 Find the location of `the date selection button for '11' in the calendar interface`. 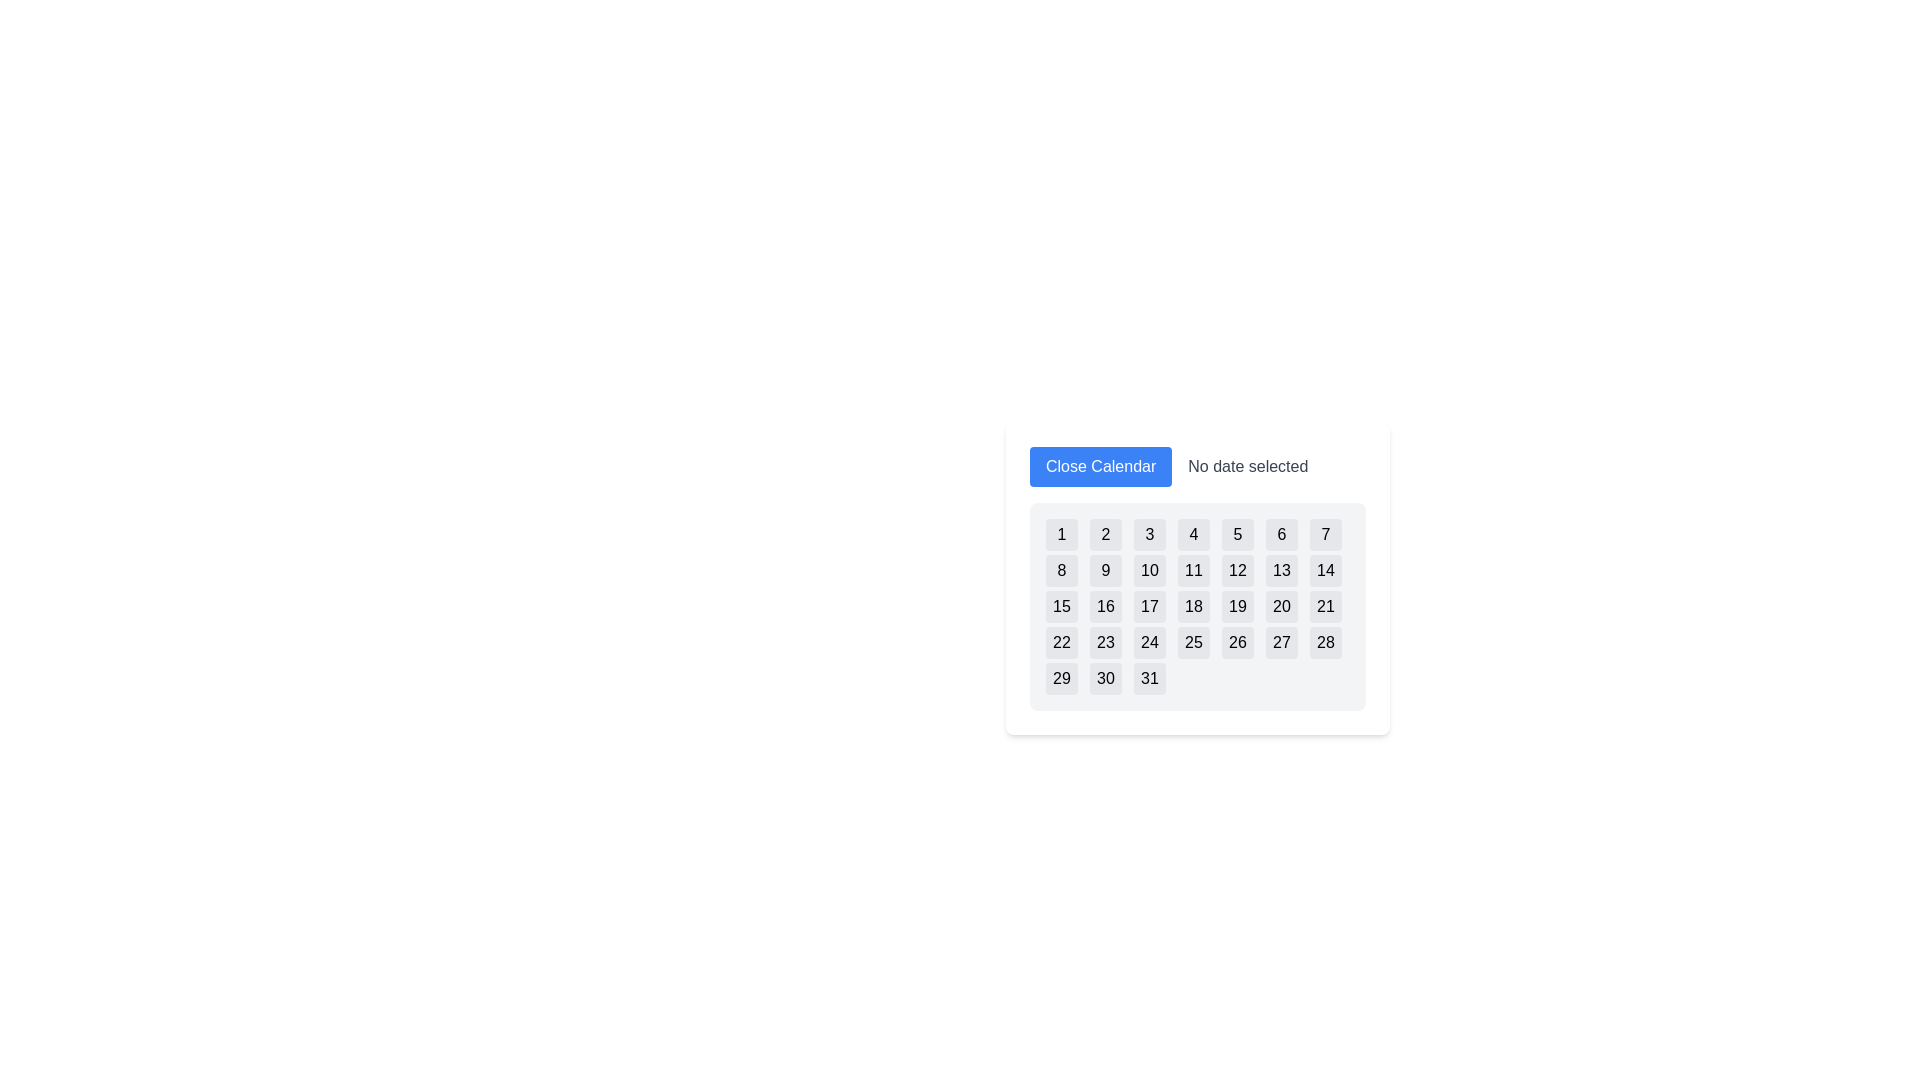

the date selection button for '11' in the calendar interface is located at coordinates (1194, 570).